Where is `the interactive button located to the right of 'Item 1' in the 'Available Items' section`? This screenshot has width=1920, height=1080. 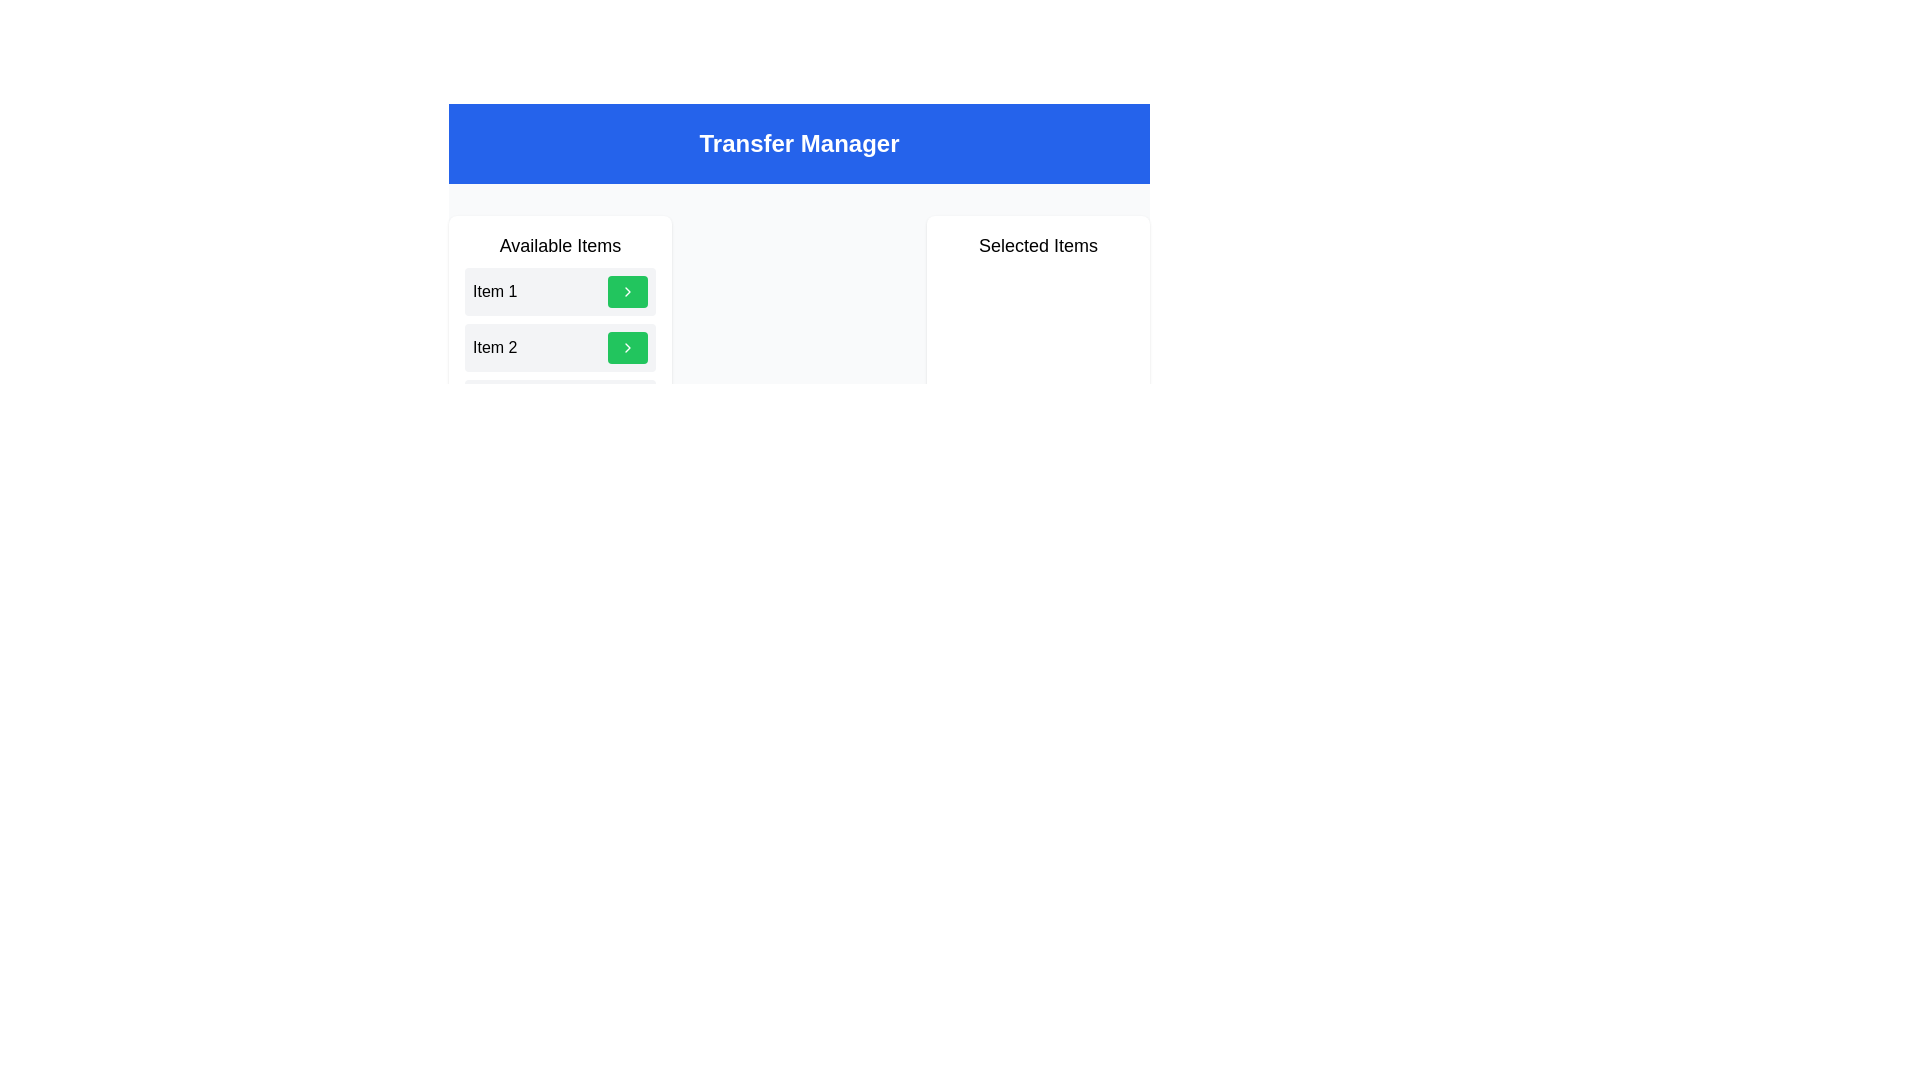 the interactive button located to the right of 'Item 1' in the 'Available Items' section is located at coordinates (627, 292).